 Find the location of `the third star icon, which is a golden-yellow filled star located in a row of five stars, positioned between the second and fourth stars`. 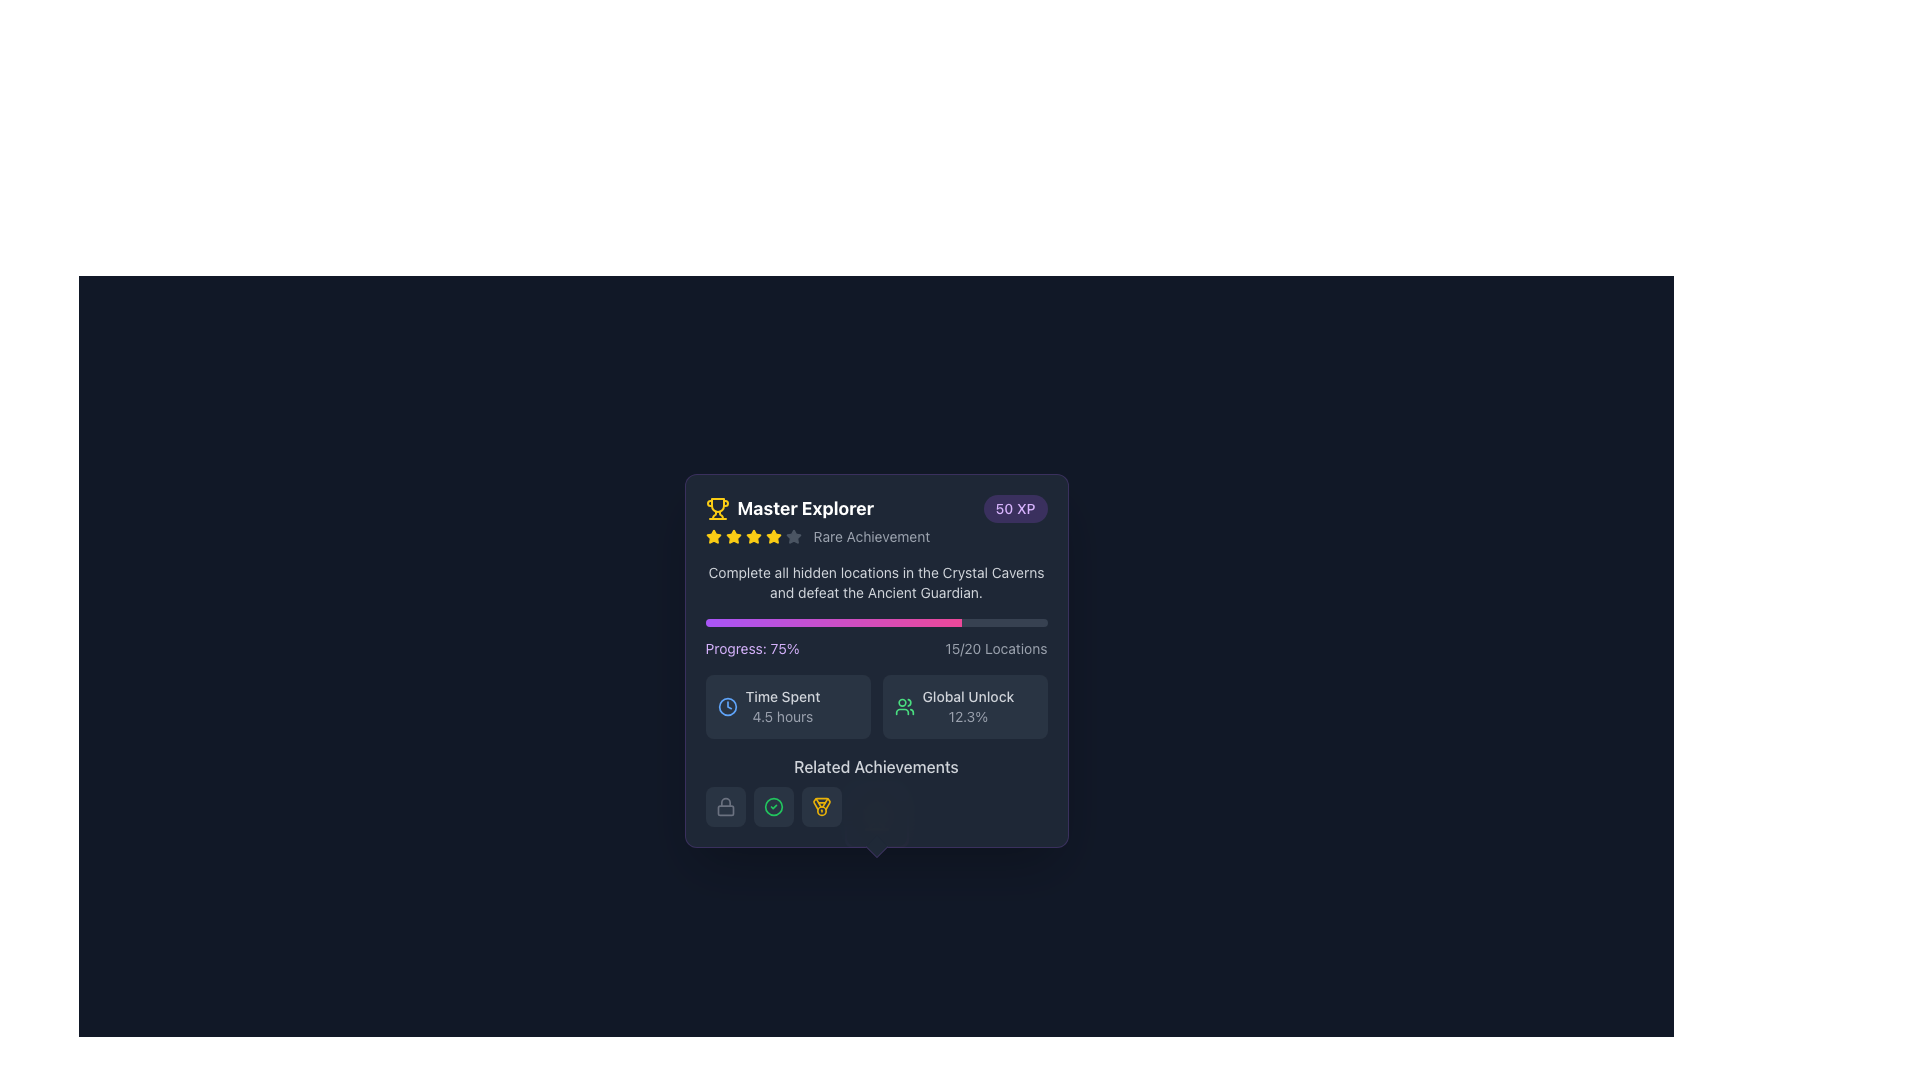

the third star icon, which is a golden-yellow filled star located in a row of five stars, positioned between the second and fourth stars is located at coordinates (752, 535).